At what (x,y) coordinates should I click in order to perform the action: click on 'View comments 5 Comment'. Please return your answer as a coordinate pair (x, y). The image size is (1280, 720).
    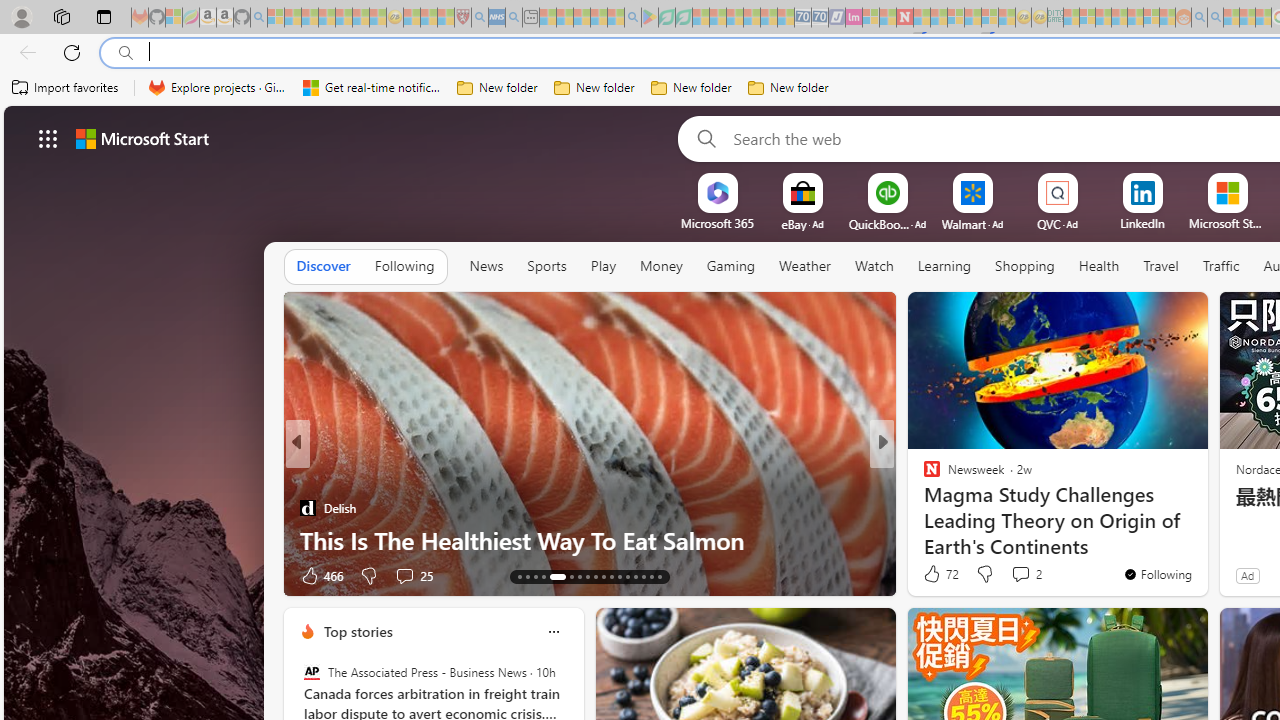
    Looking at the image, I should click on (1014, 575).